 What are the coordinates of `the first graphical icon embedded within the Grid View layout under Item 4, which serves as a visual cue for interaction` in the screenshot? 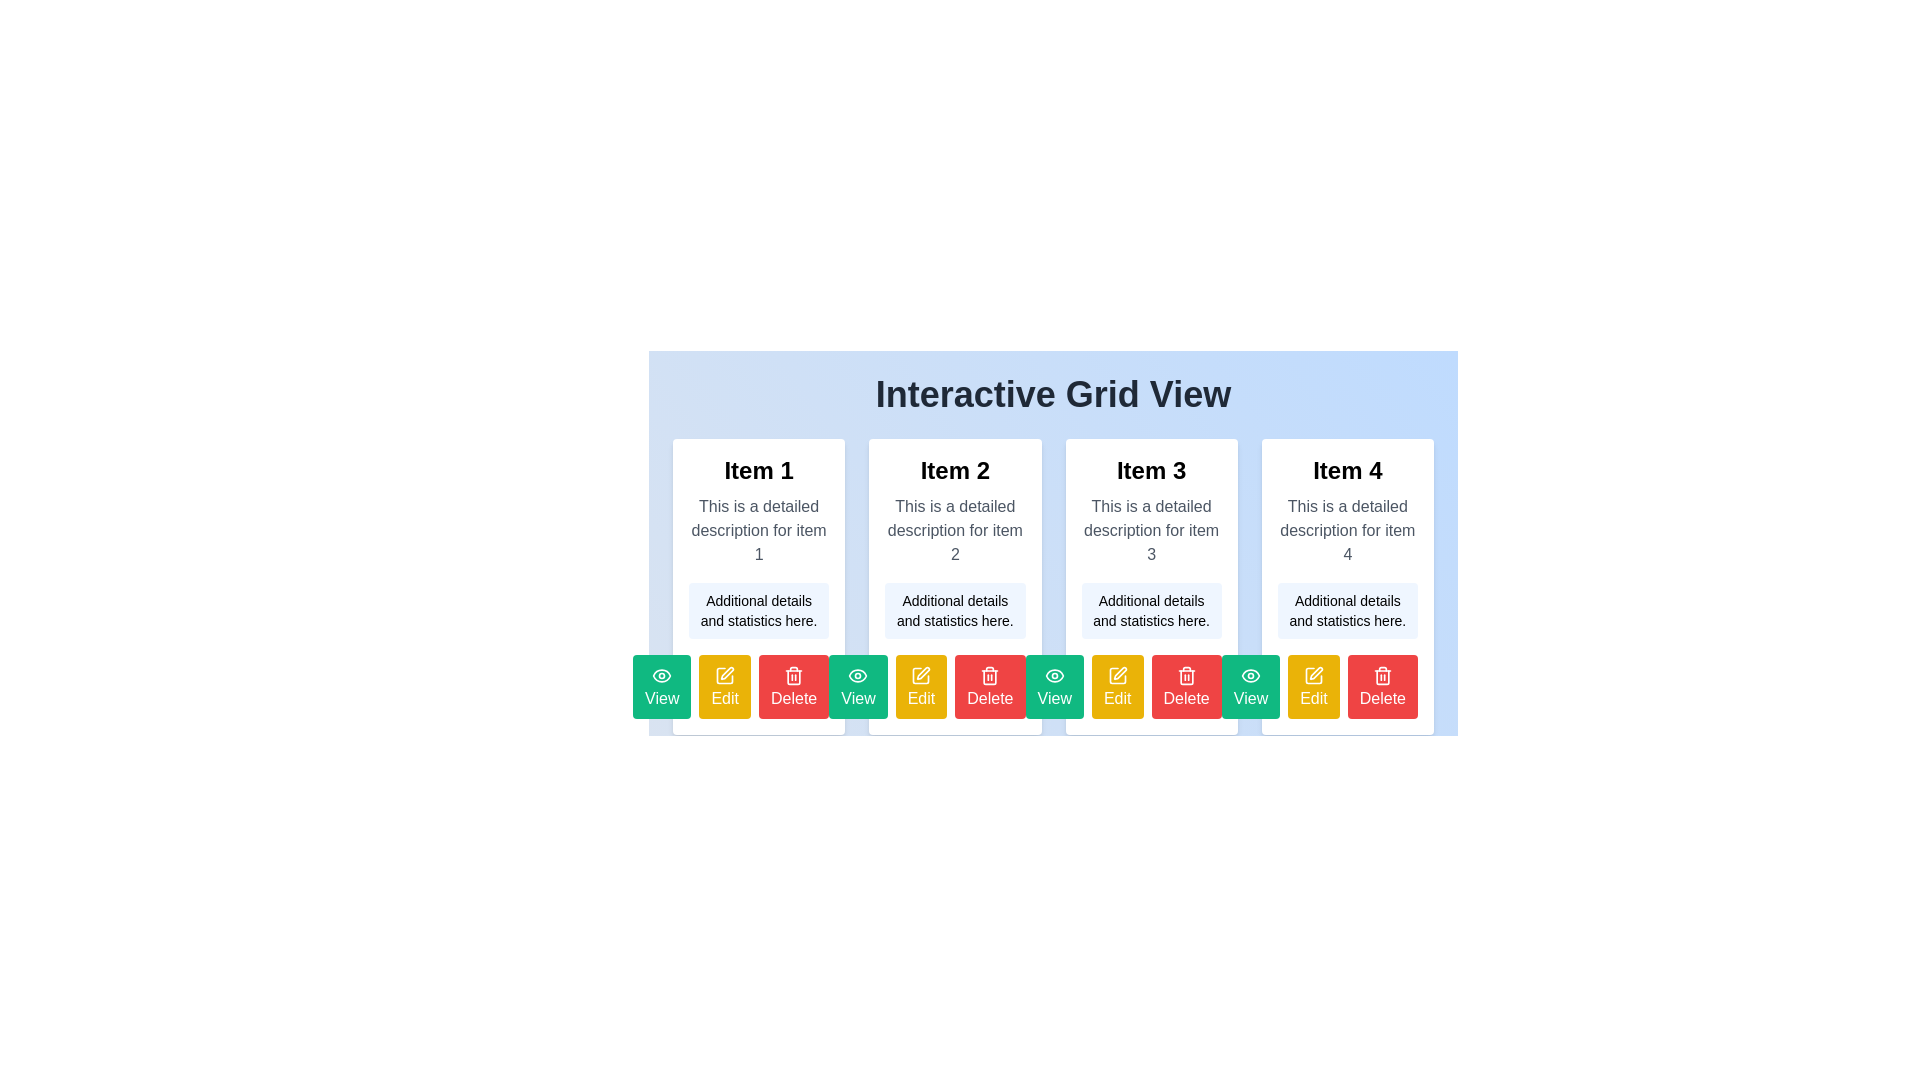 It's located at (1314, 675).